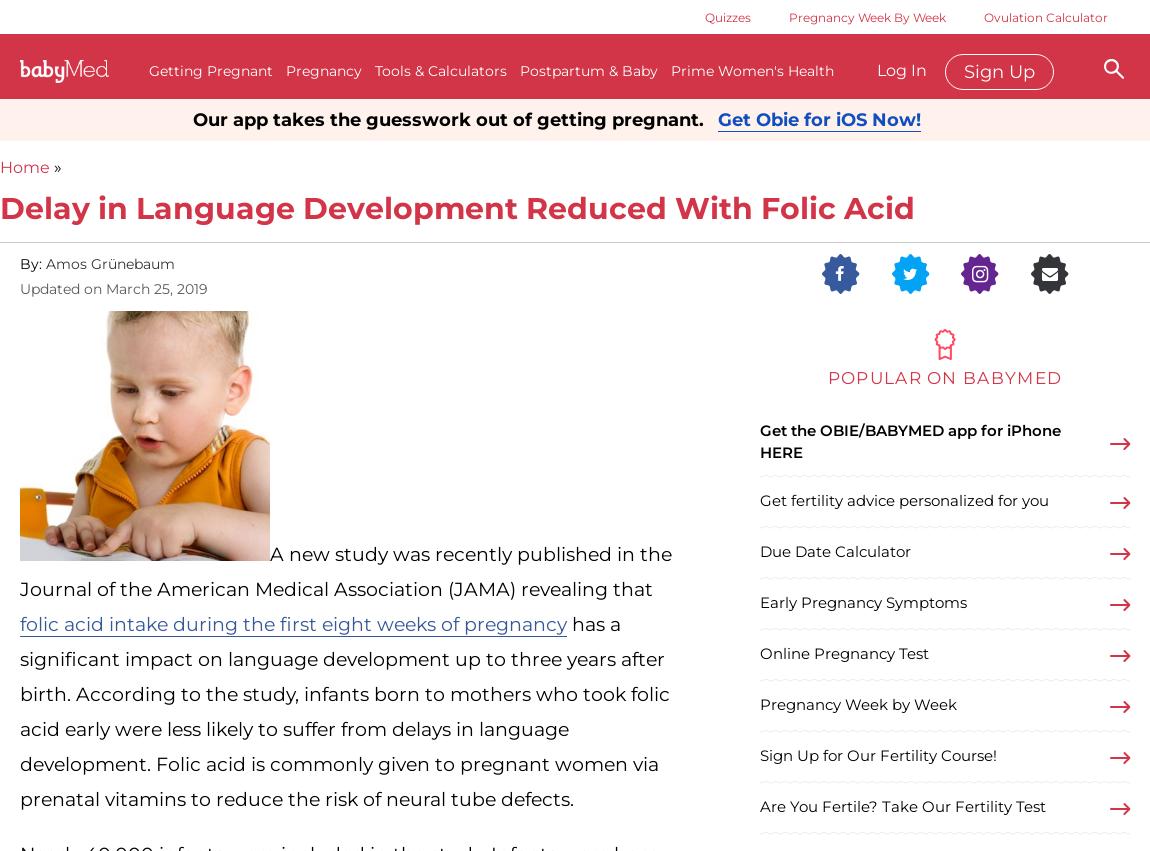 The height and width of the screenshot is (851, 1150). What do you see at coordinates (109, 261) in the screenshot?
I see `'Amos Grünebaum'` at bounding box center [109, 261].